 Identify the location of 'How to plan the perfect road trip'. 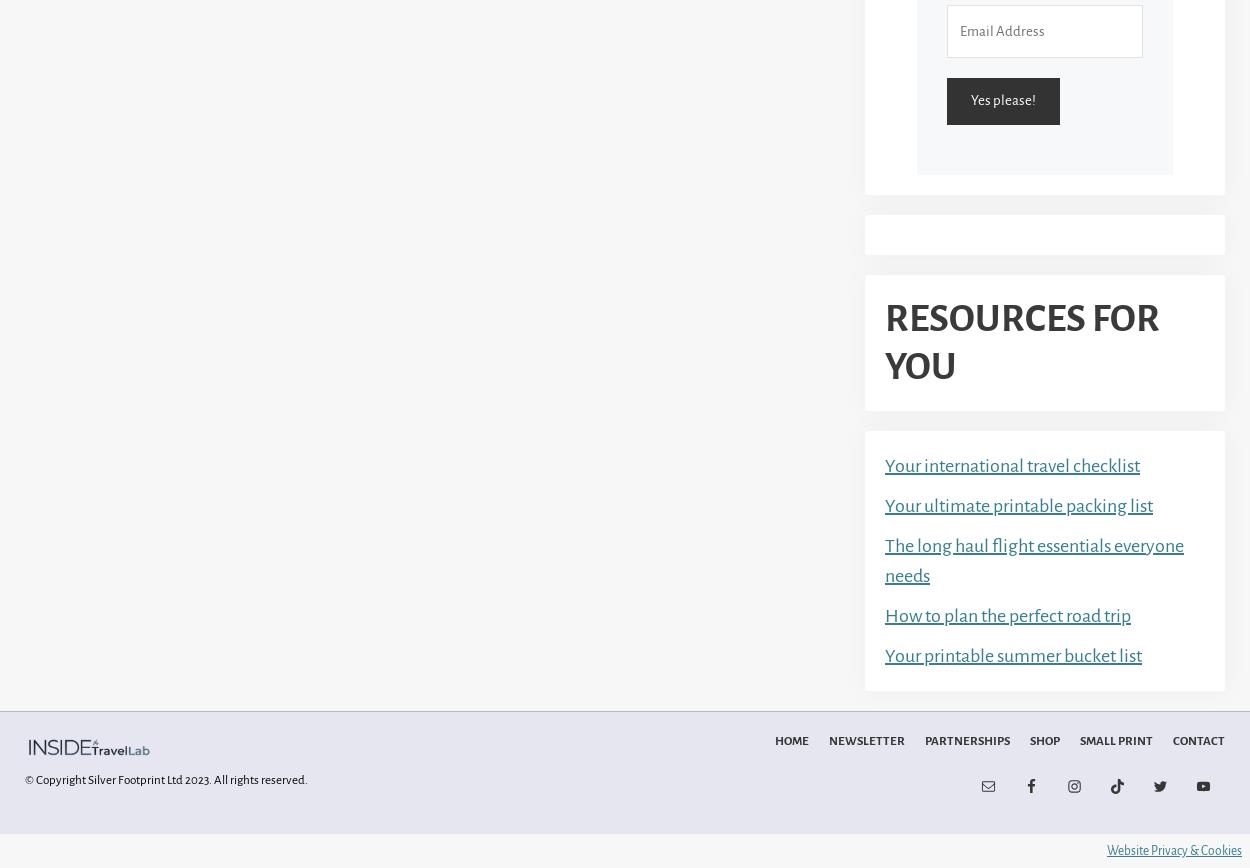
(885, 614).